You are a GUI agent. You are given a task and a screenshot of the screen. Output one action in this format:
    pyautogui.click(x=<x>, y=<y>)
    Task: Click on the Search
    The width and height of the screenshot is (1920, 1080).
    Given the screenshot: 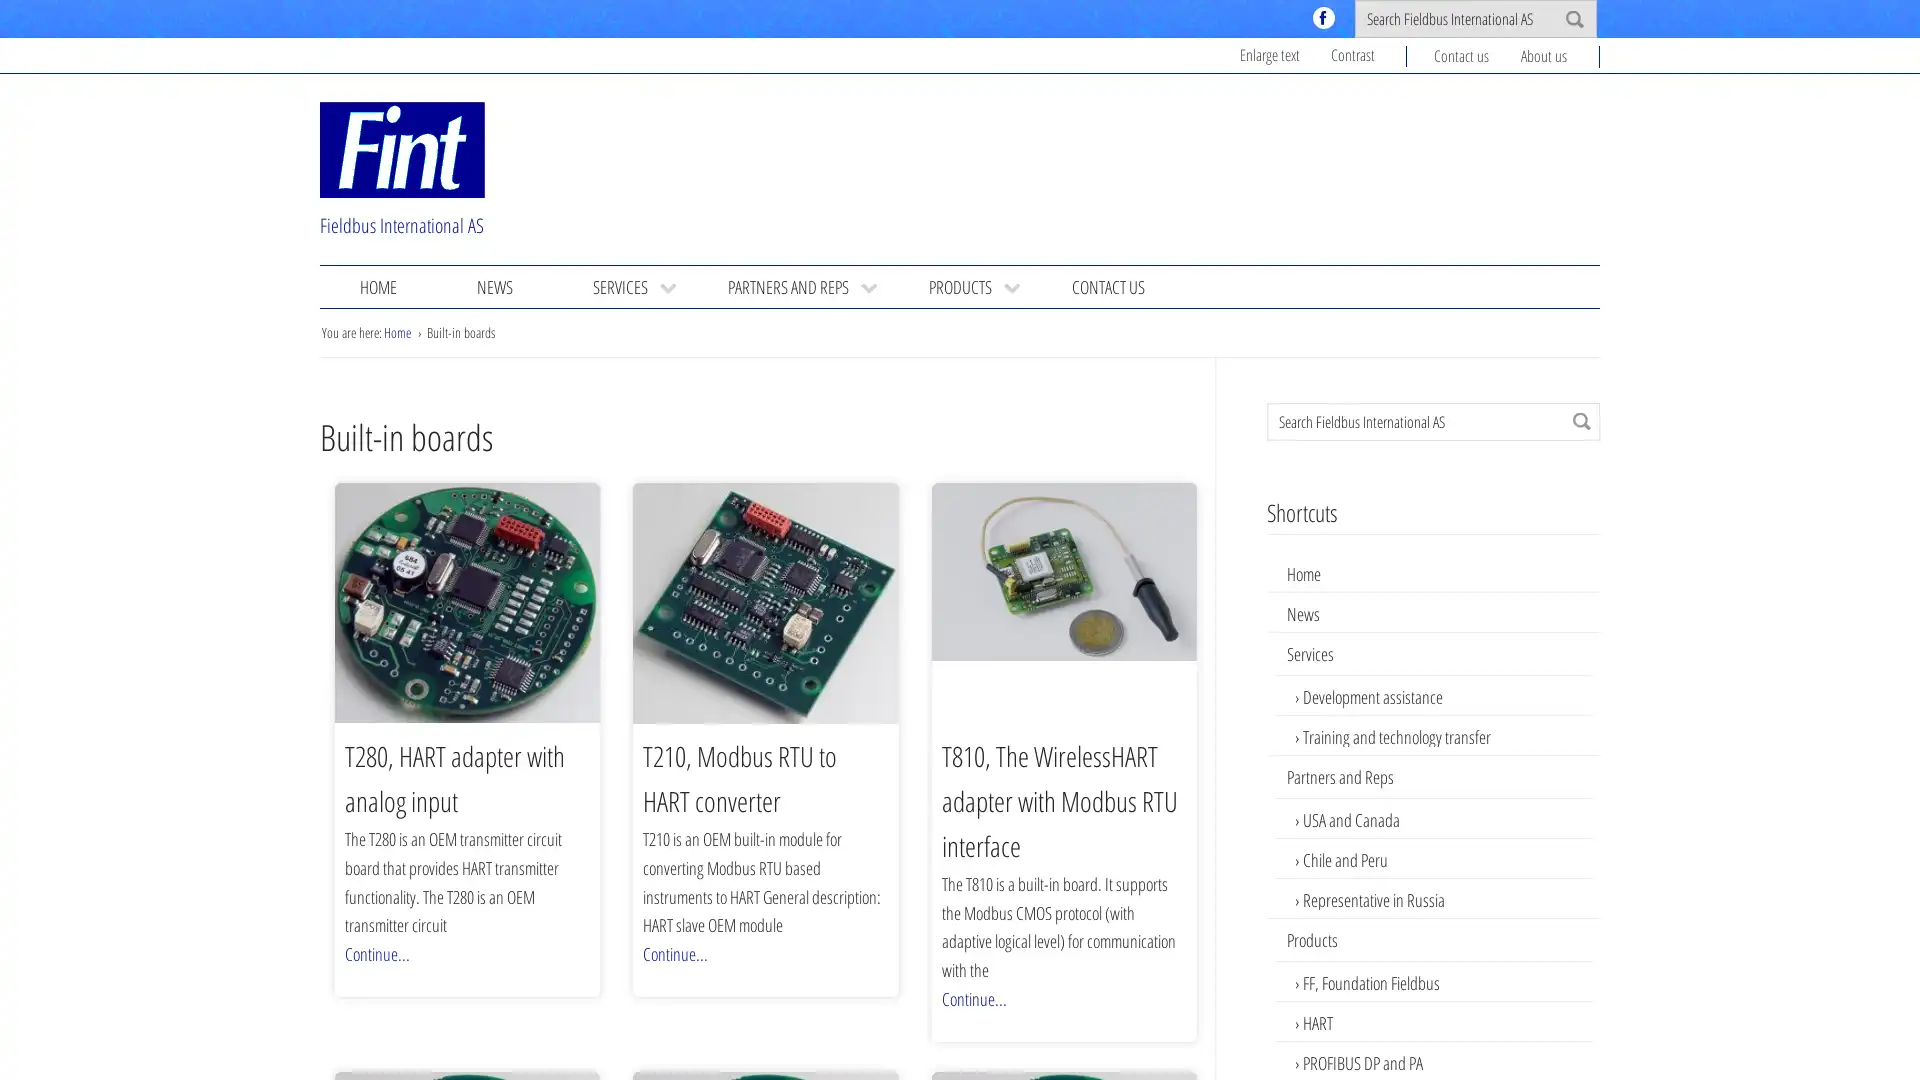 What is the action you would take?
    pyautogui.click(x=1581, y=419)
    